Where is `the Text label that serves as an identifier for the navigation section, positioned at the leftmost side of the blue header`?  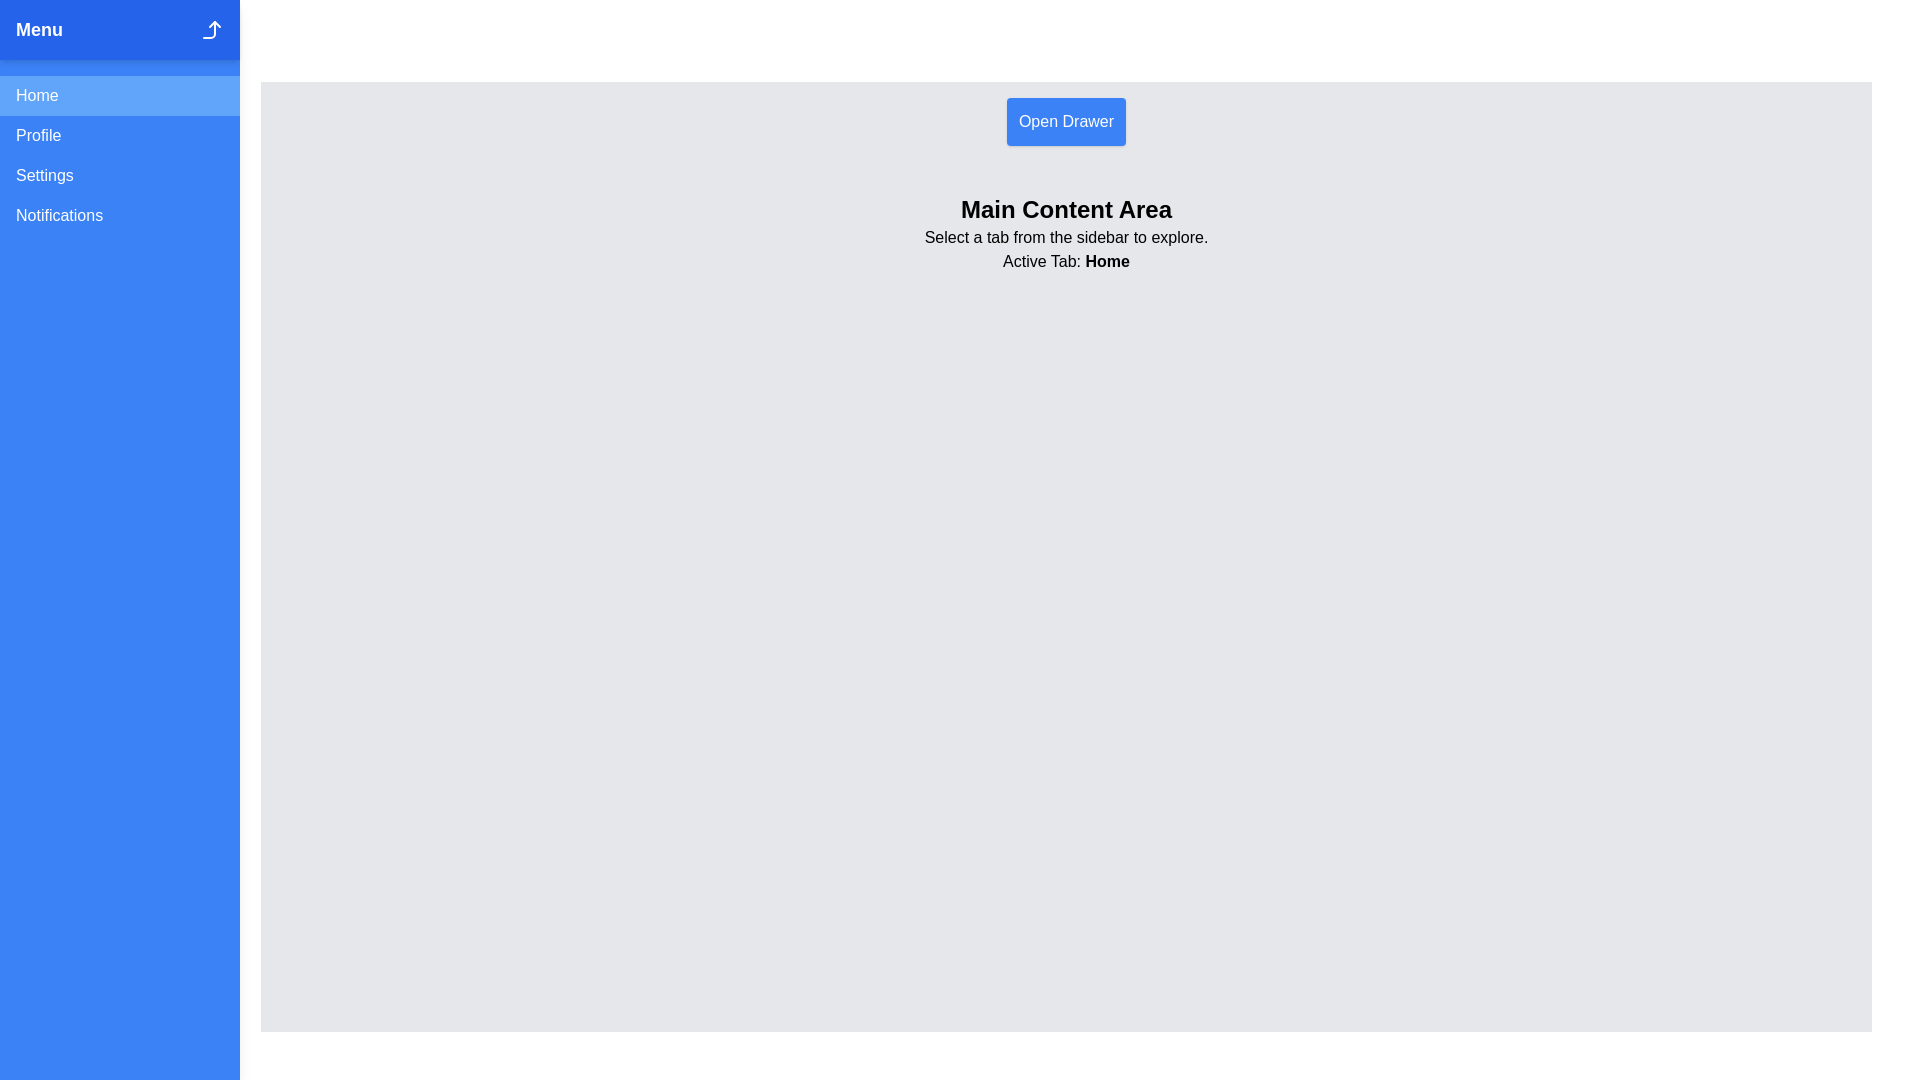
the Text label that serves as an identifier for the navigation section, positioned at the leftmost side of the blue header is located at coordinates (39, 30).